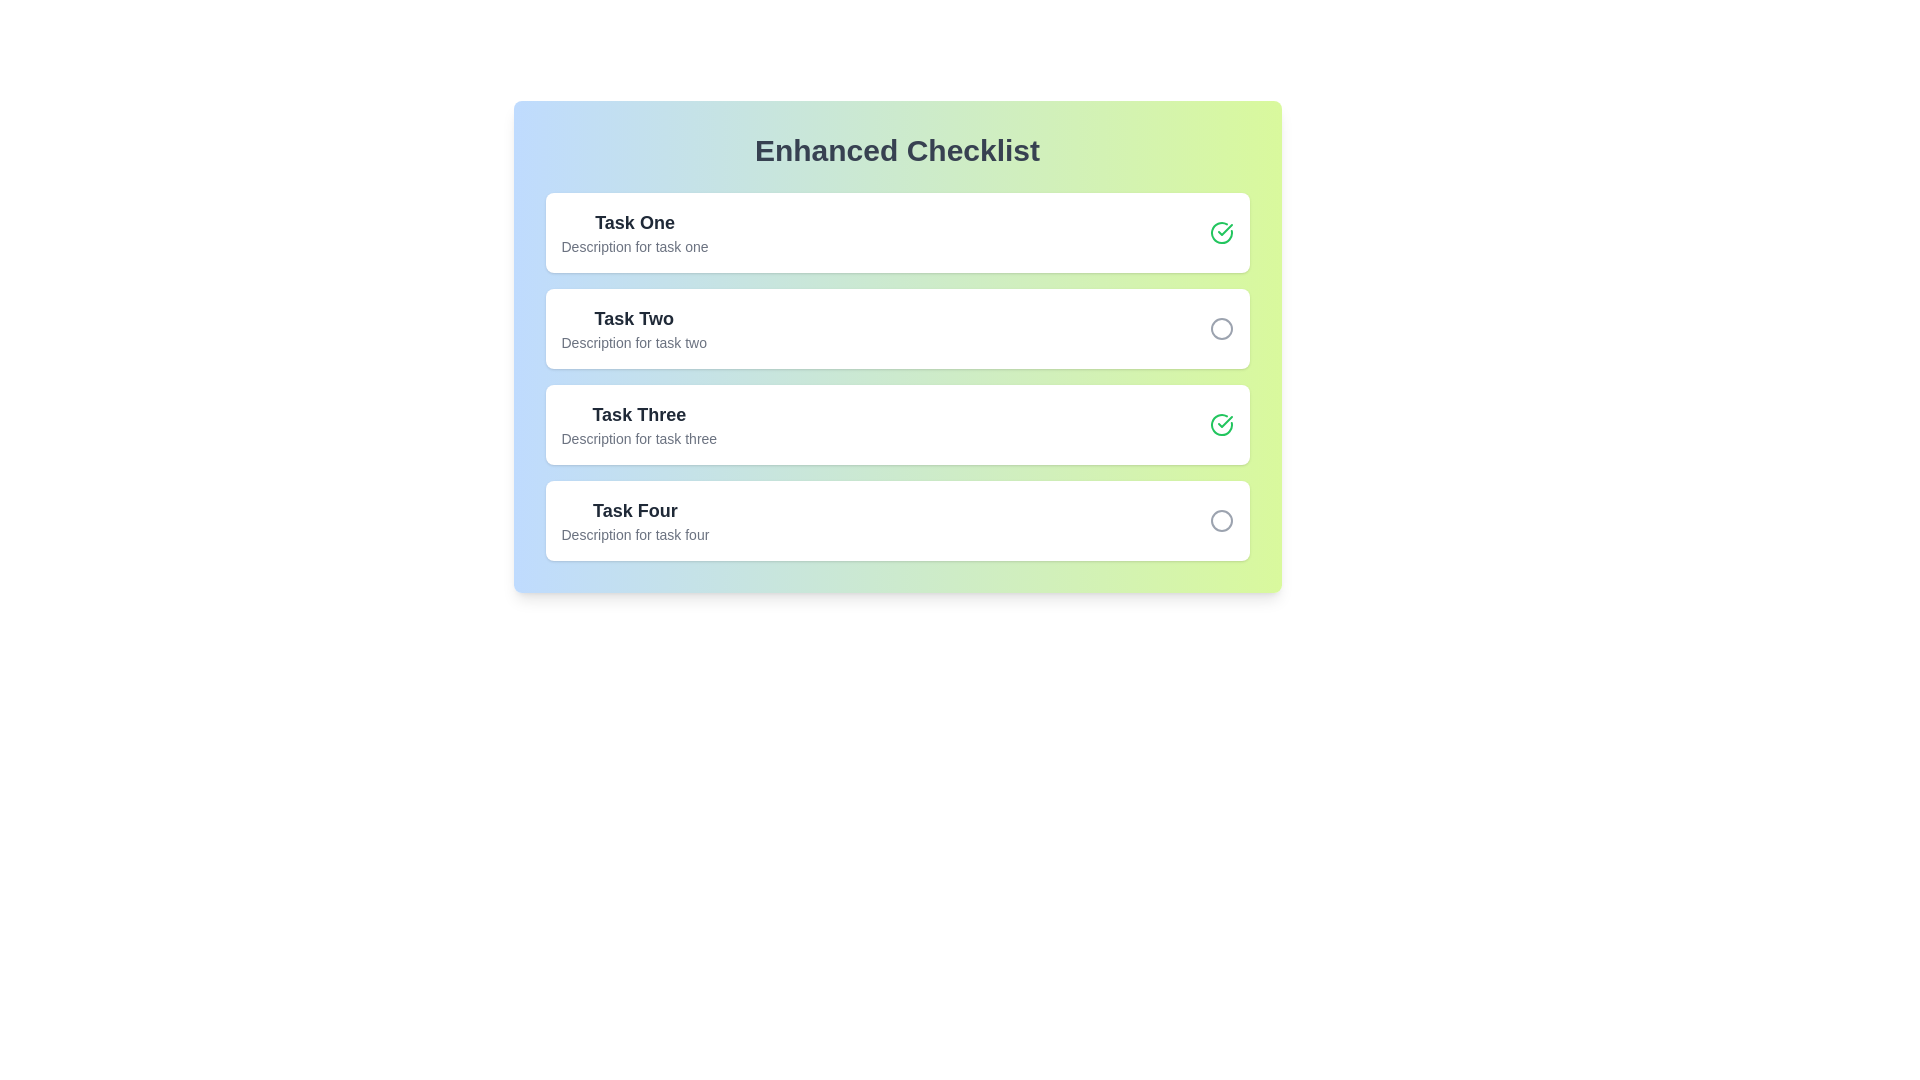 This screenshot has width=1920, height=1080. I want to click on the task name or description for Task Two, so click(632, 318).